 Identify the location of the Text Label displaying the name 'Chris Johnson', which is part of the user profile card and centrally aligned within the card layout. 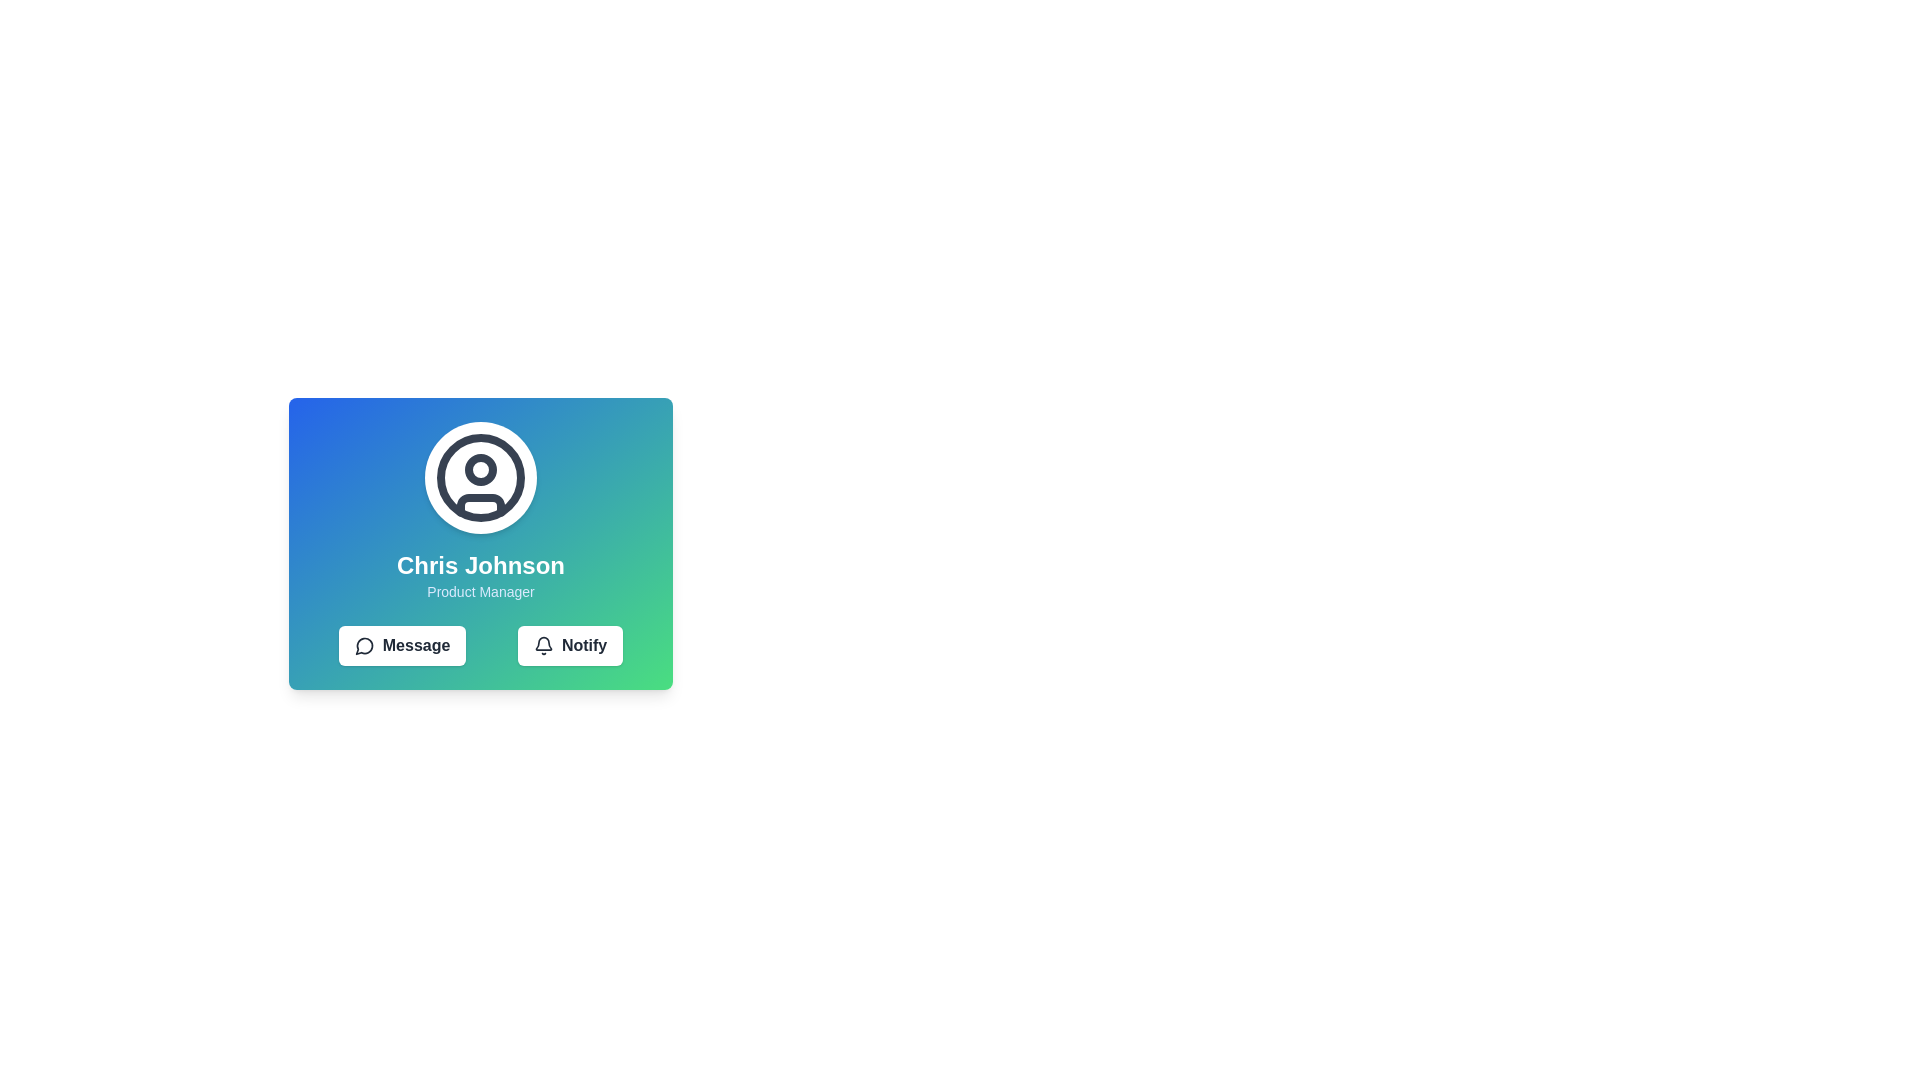
(480, 566).